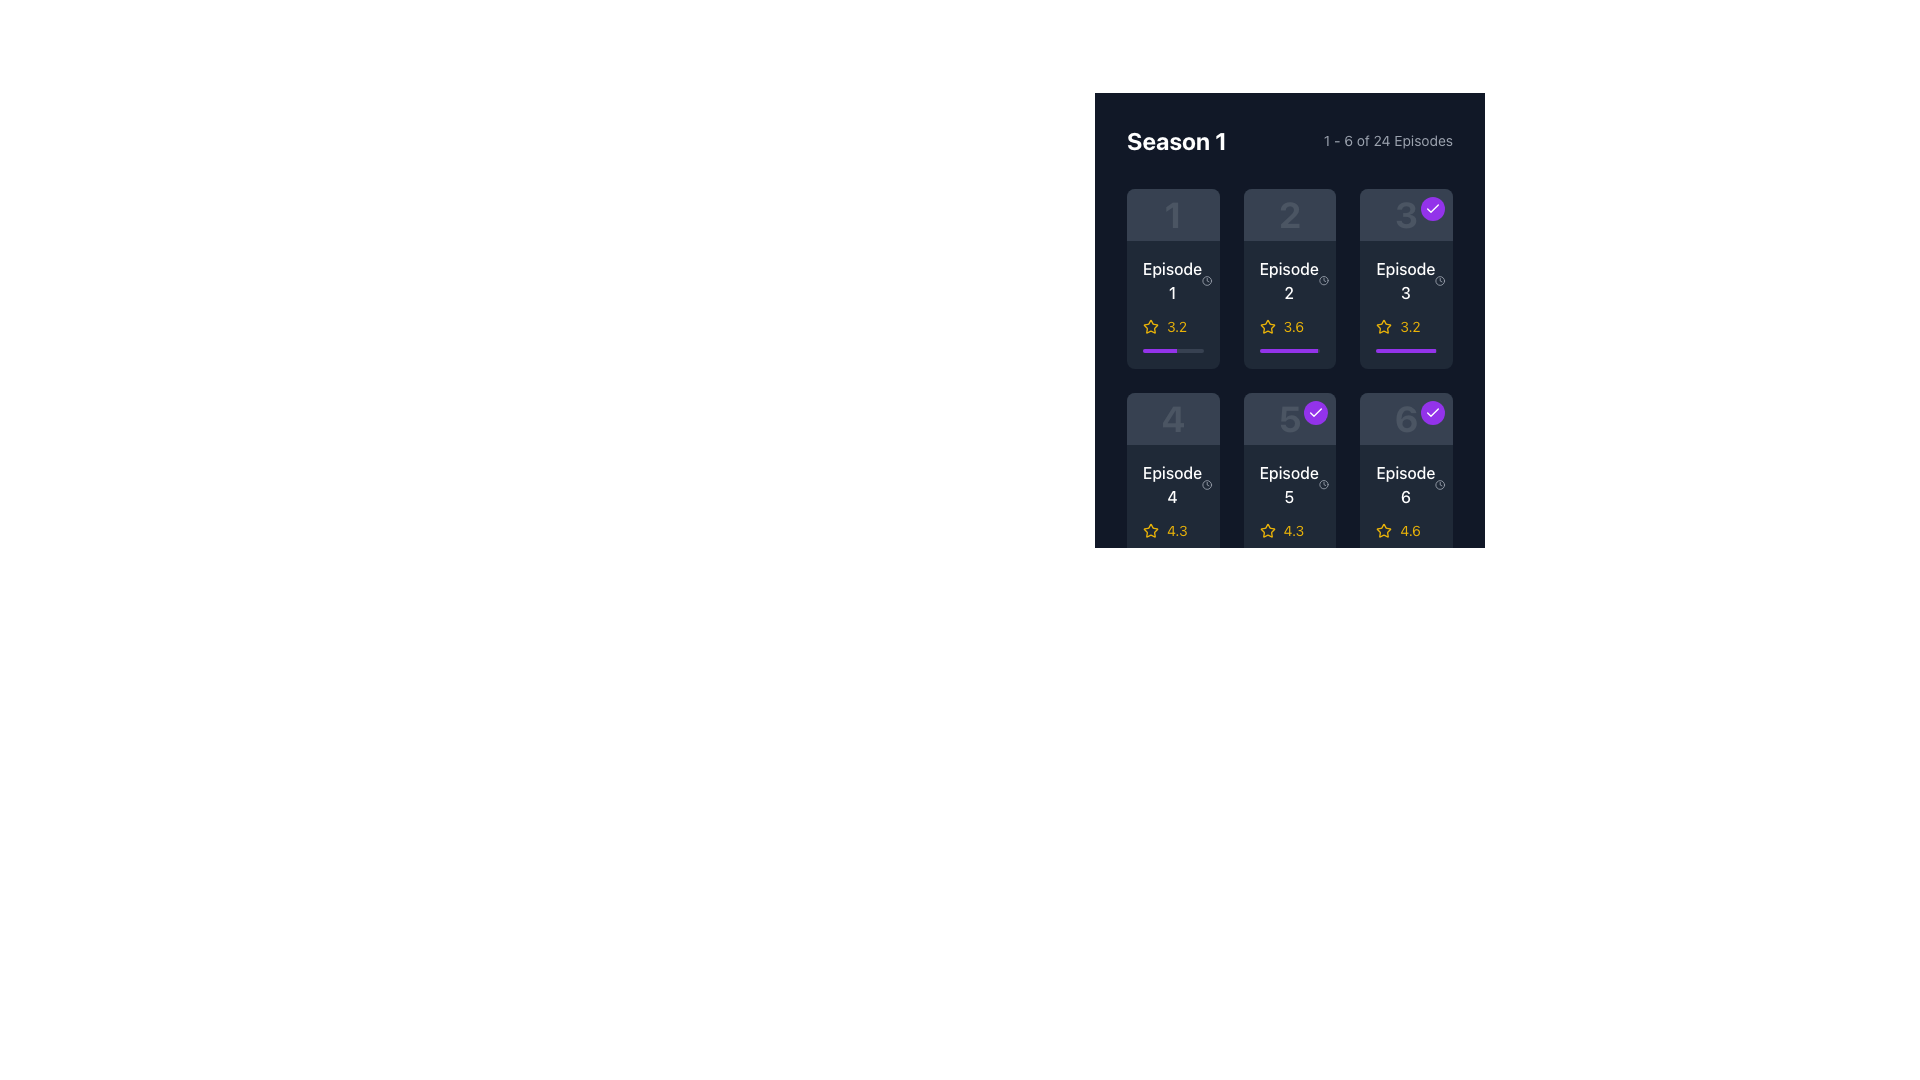 The width and height of the screenshot is (1920, 1080). I want to click on the first episode's informational display card located in the upper-left quadrant of the grid layout, so click(1173, 305).